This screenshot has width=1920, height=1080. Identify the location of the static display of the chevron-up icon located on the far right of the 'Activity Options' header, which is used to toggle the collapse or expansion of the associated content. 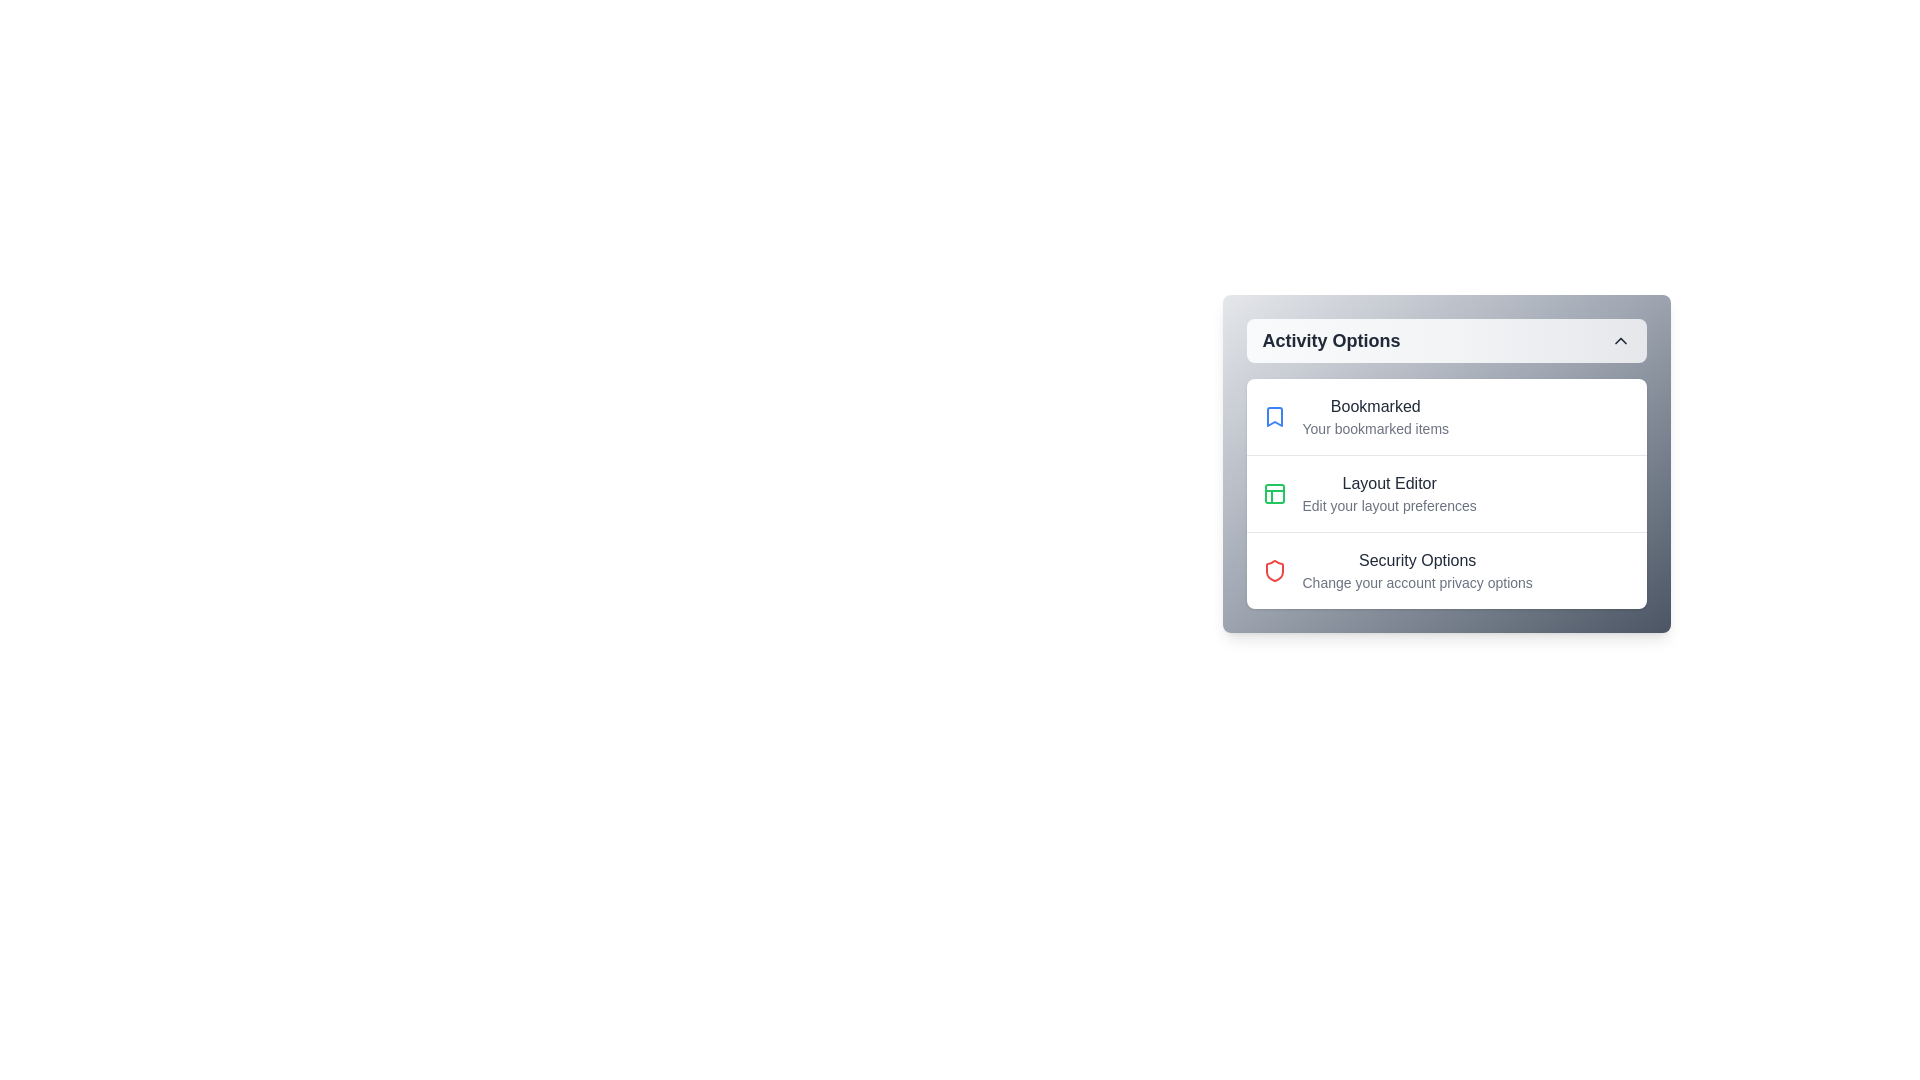
(1620, 339).